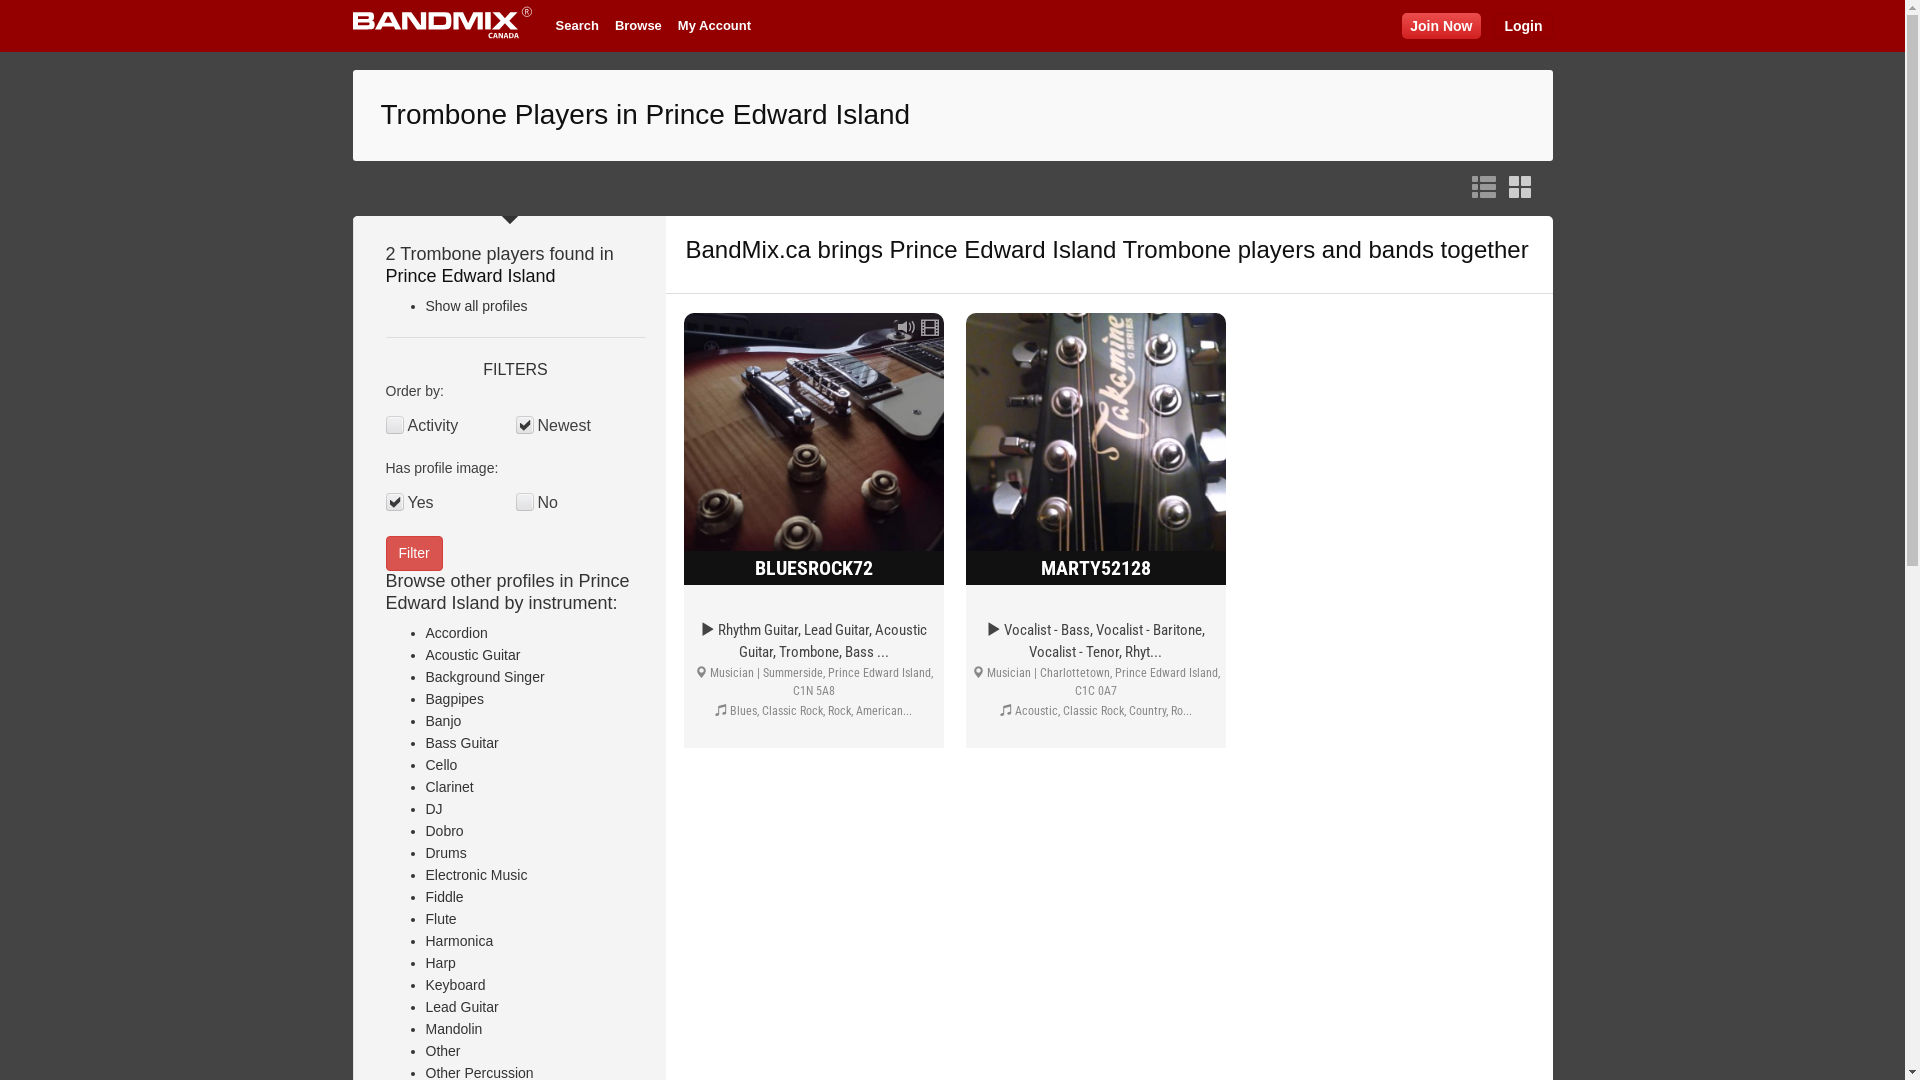 This screenshot has width=1920, height=1080. I want to click on 'Clarinet', so click(449, 785).